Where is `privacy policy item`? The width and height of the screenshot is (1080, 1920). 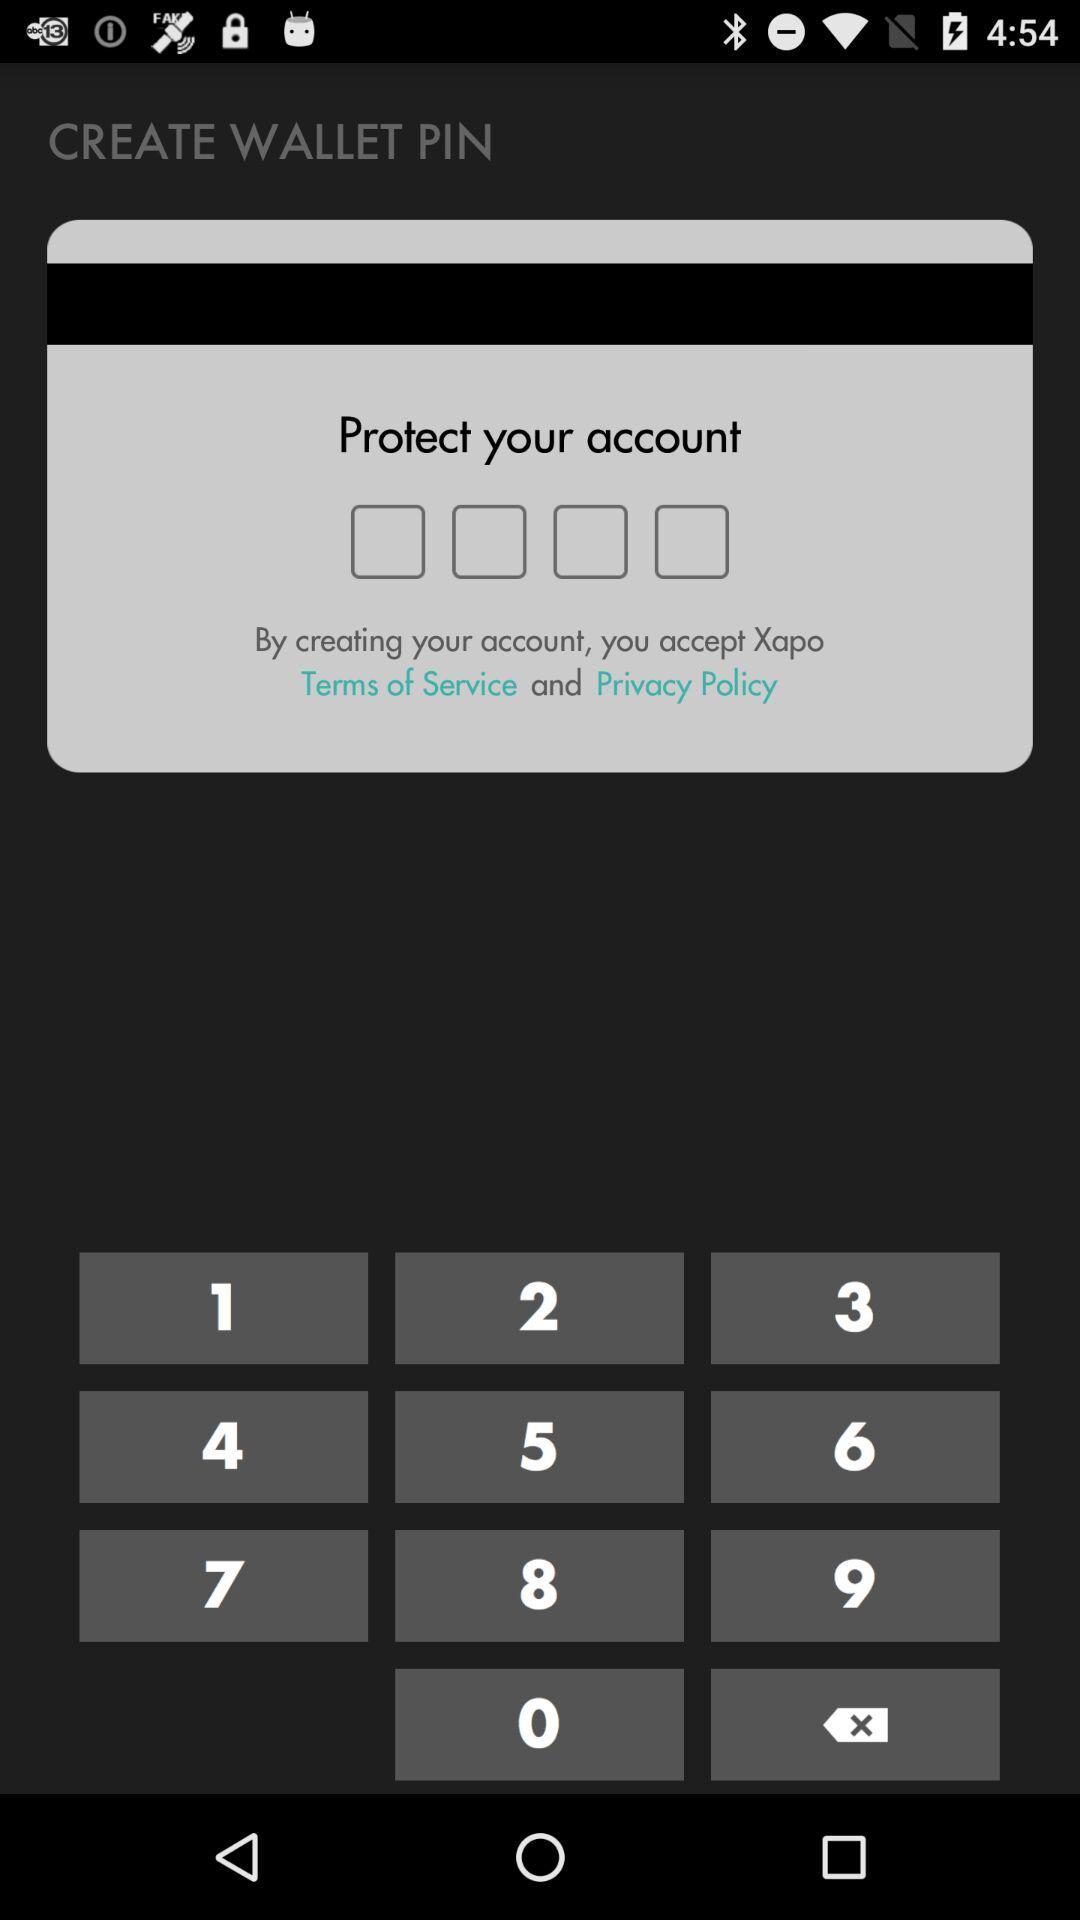 privacy policy item is located at coordinates (685, 683).